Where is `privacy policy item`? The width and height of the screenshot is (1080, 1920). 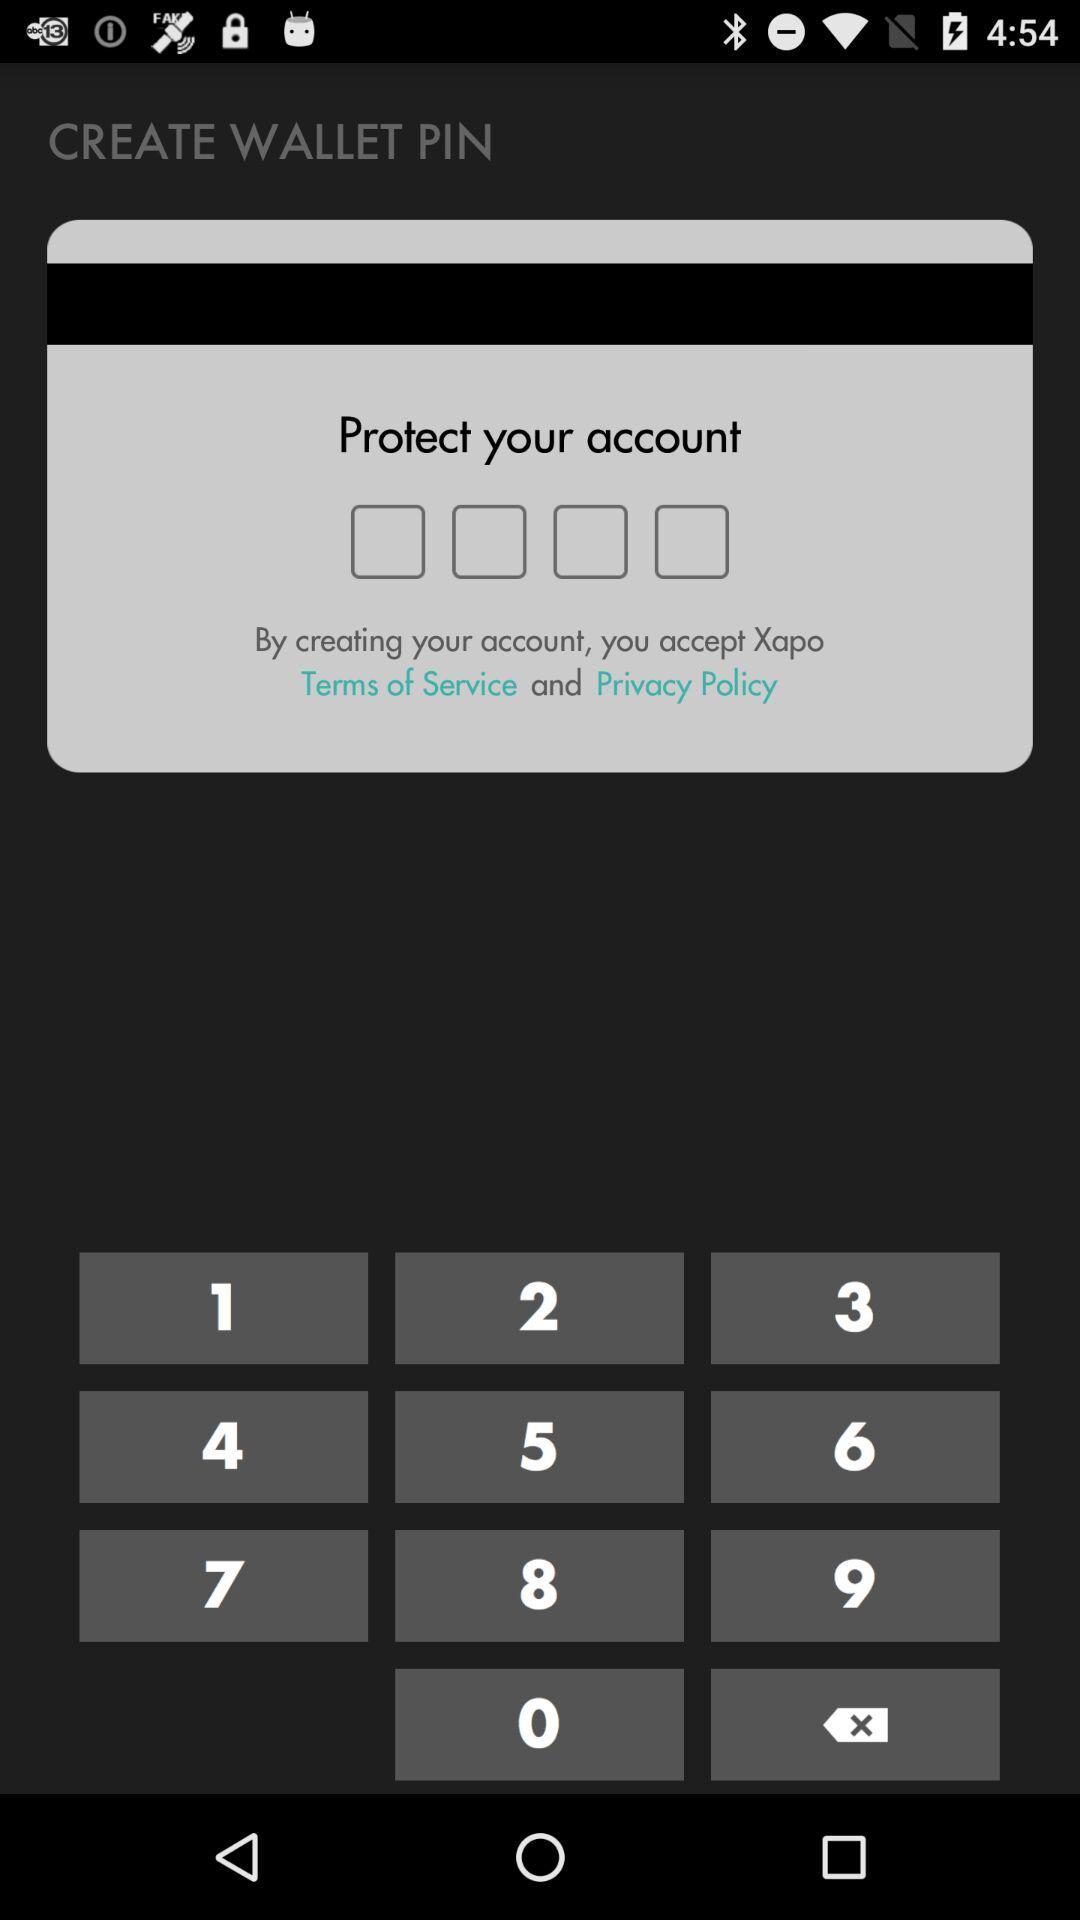 privacy policy item is located at coordinates (685, 683).